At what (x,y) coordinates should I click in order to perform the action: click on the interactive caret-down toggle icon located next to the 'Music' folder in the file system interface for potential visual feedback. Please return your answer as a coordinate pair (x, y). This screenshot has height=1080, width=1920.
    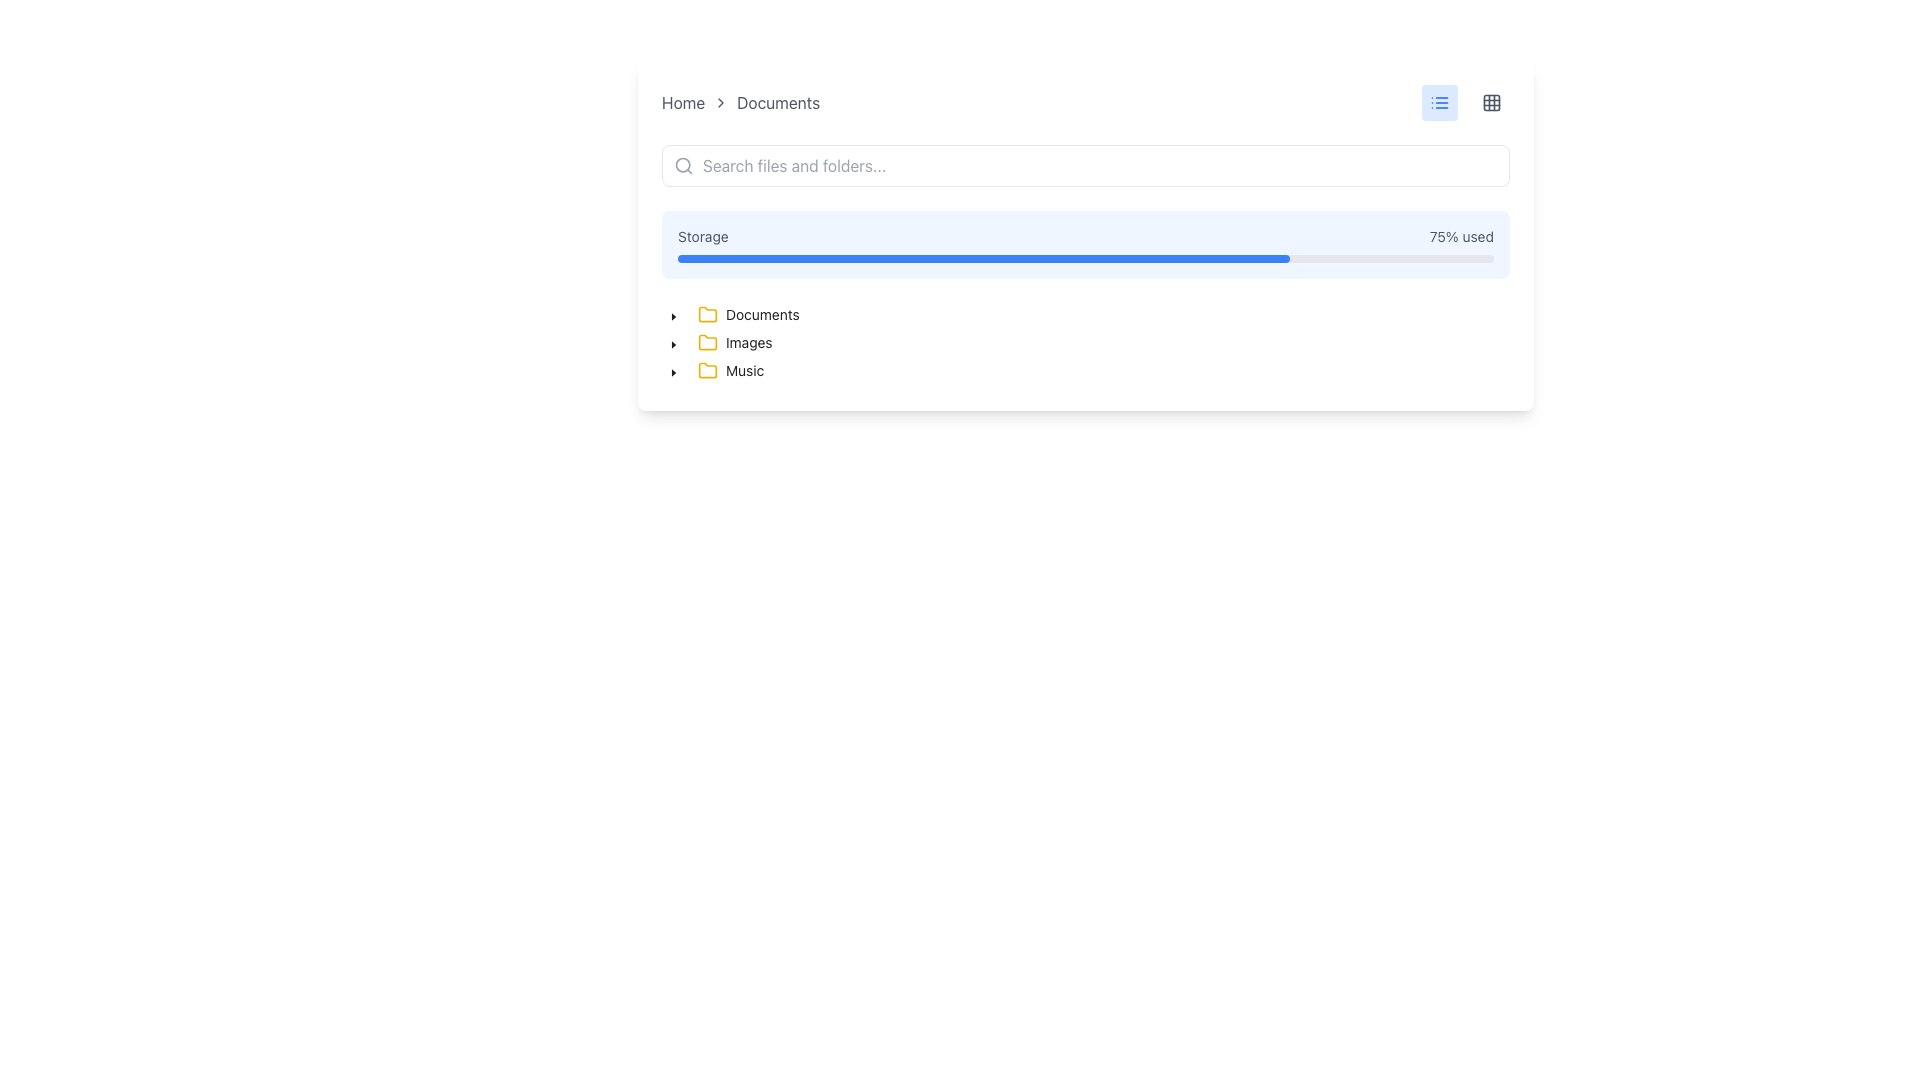
    Looking at the image, I should click on (673, 373).